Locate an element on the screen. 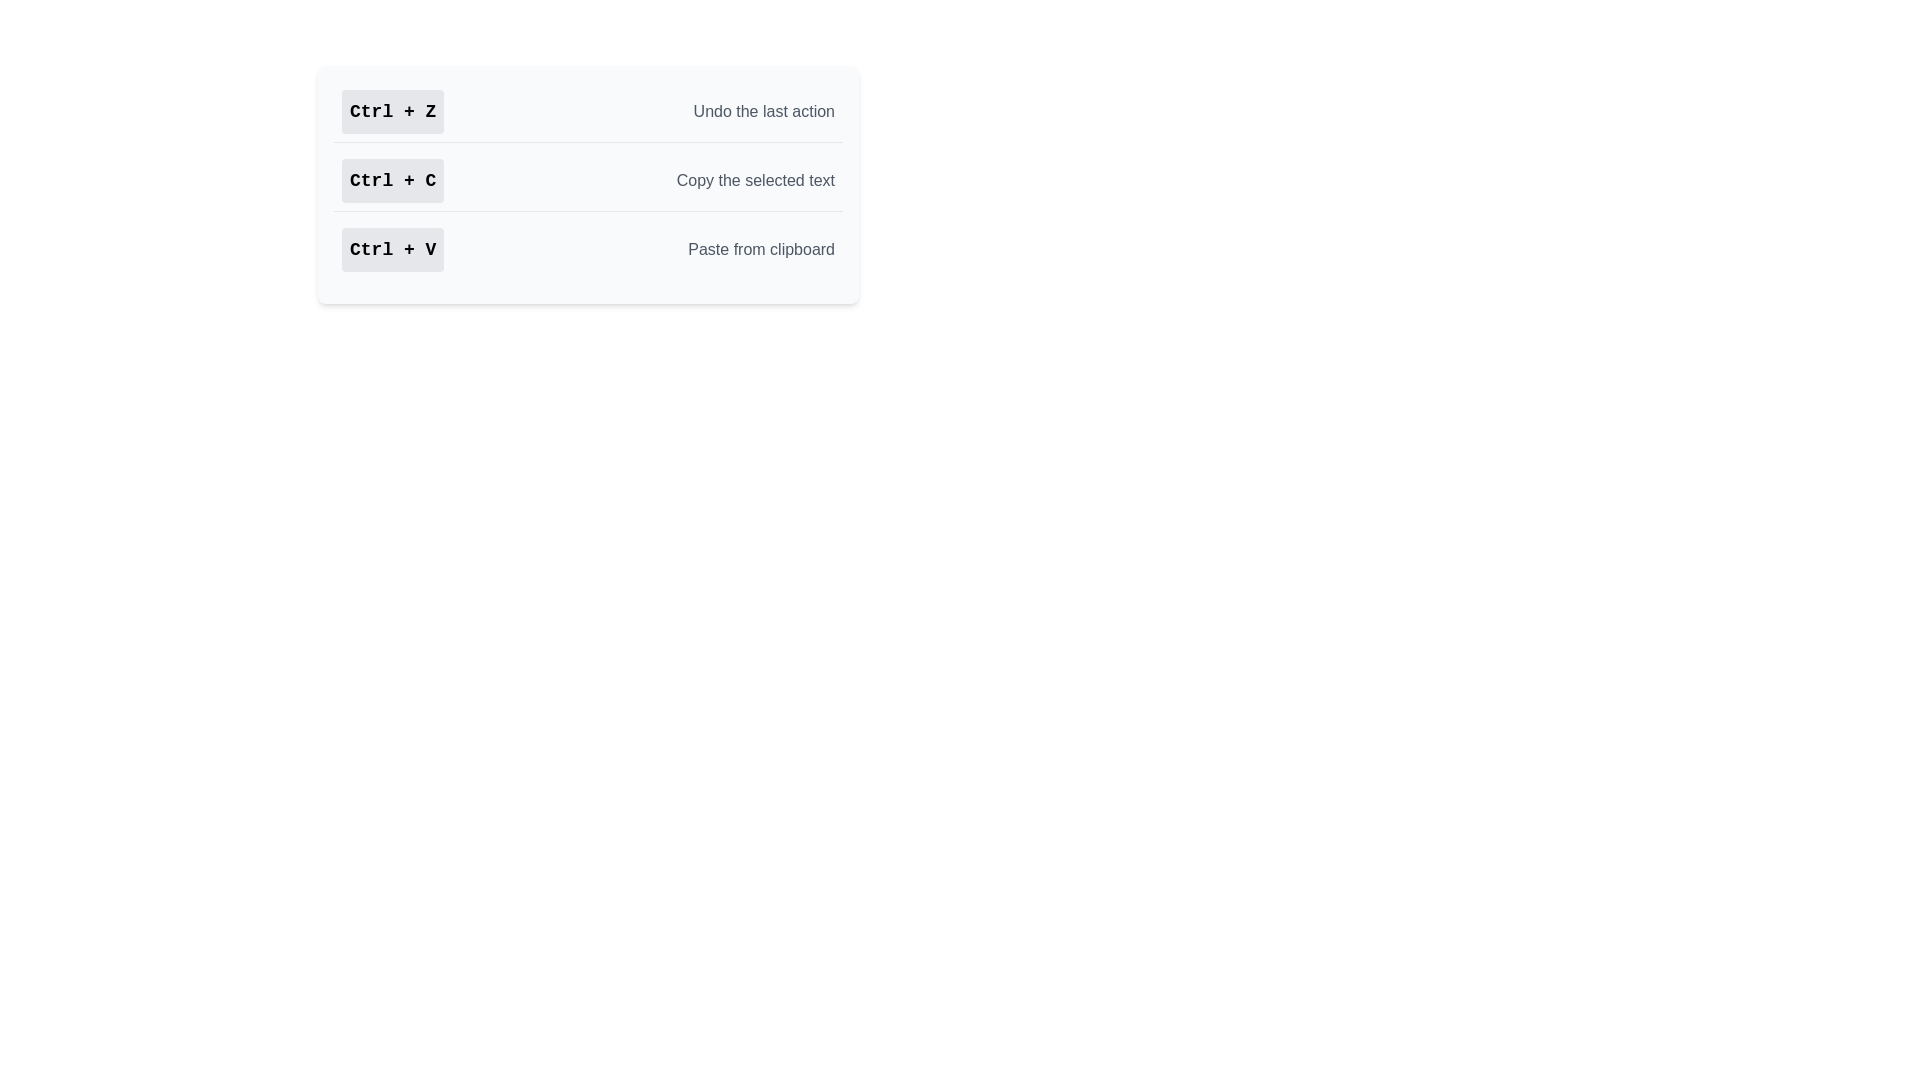 This screenshot has width=1920, height=1080. the Information block that provides keyboard shortcuts and their functionalities, assisting users in learning or recalling key commands, as part of interactive navigation is located at coordinates (587, 185).